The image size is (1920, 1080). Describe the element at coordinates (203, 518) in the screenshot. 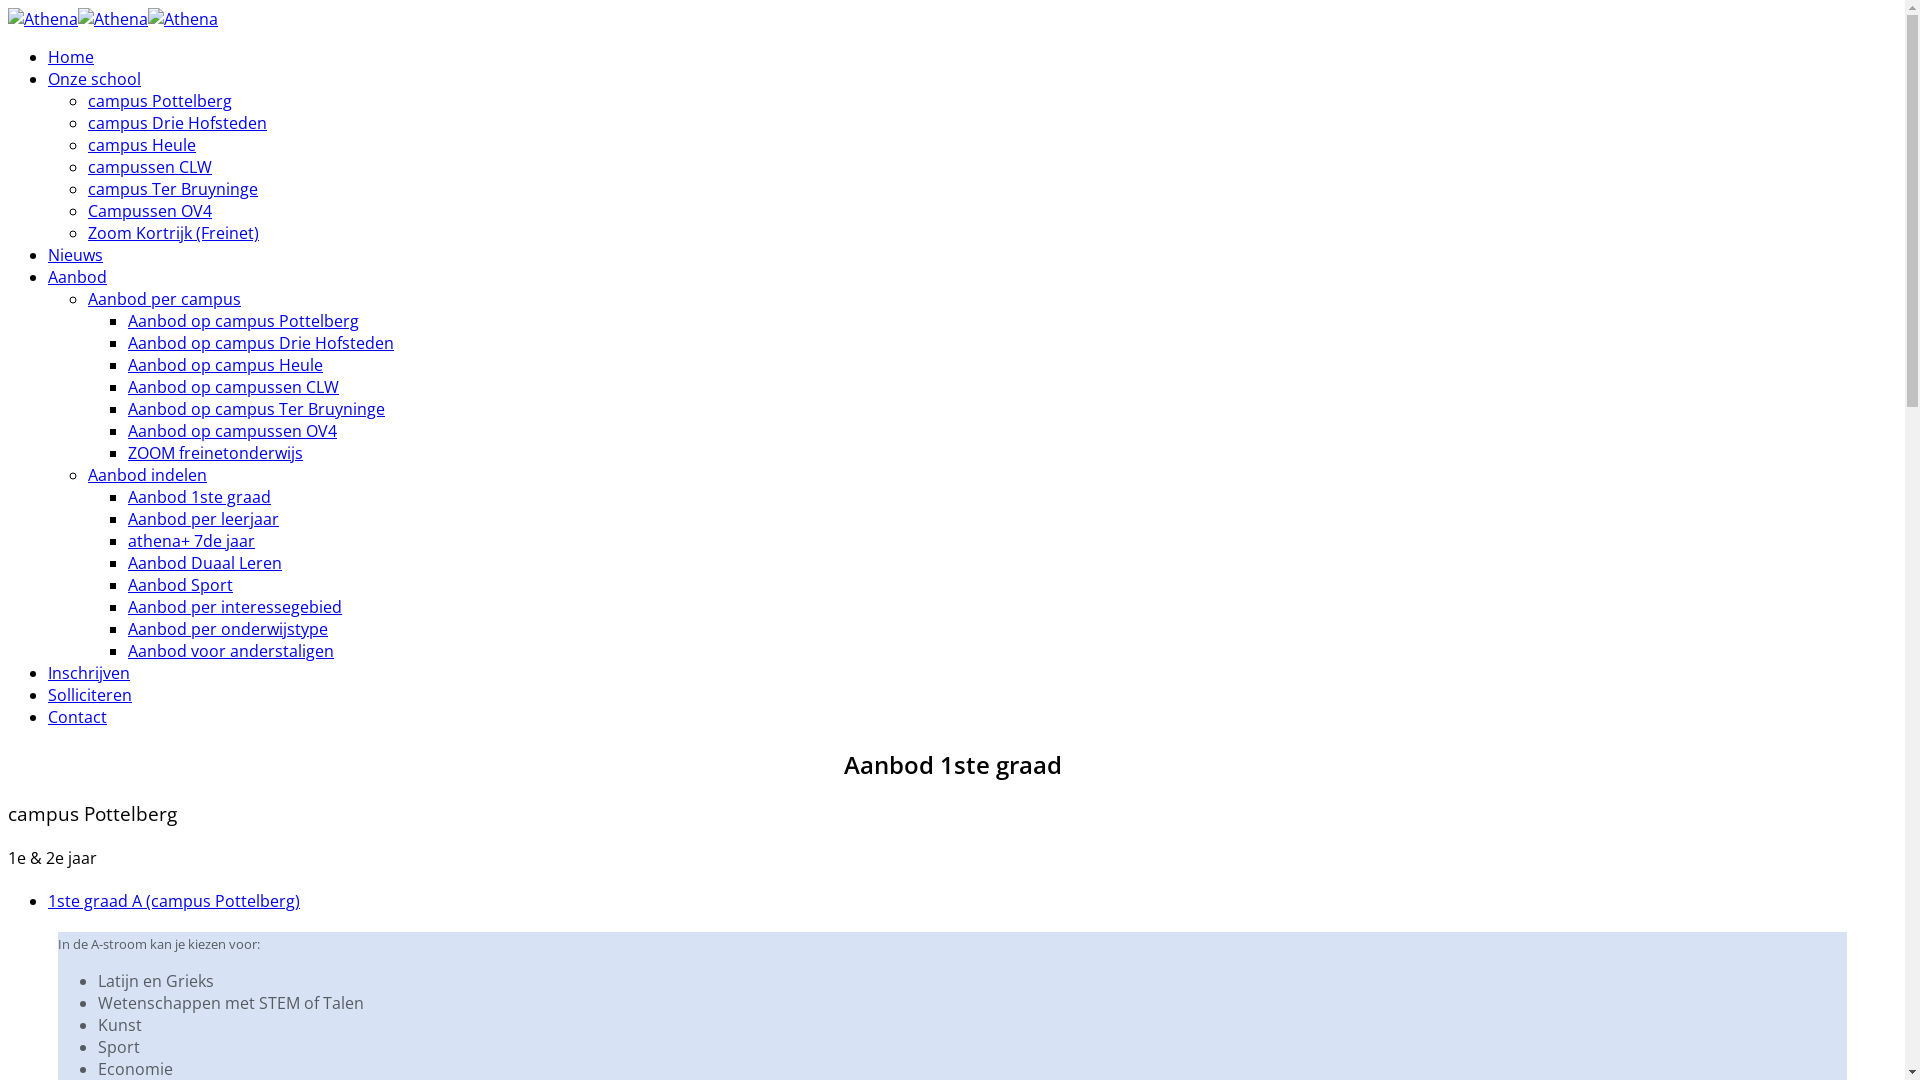

I see `'Aanbod per leerjaar'` at that location.